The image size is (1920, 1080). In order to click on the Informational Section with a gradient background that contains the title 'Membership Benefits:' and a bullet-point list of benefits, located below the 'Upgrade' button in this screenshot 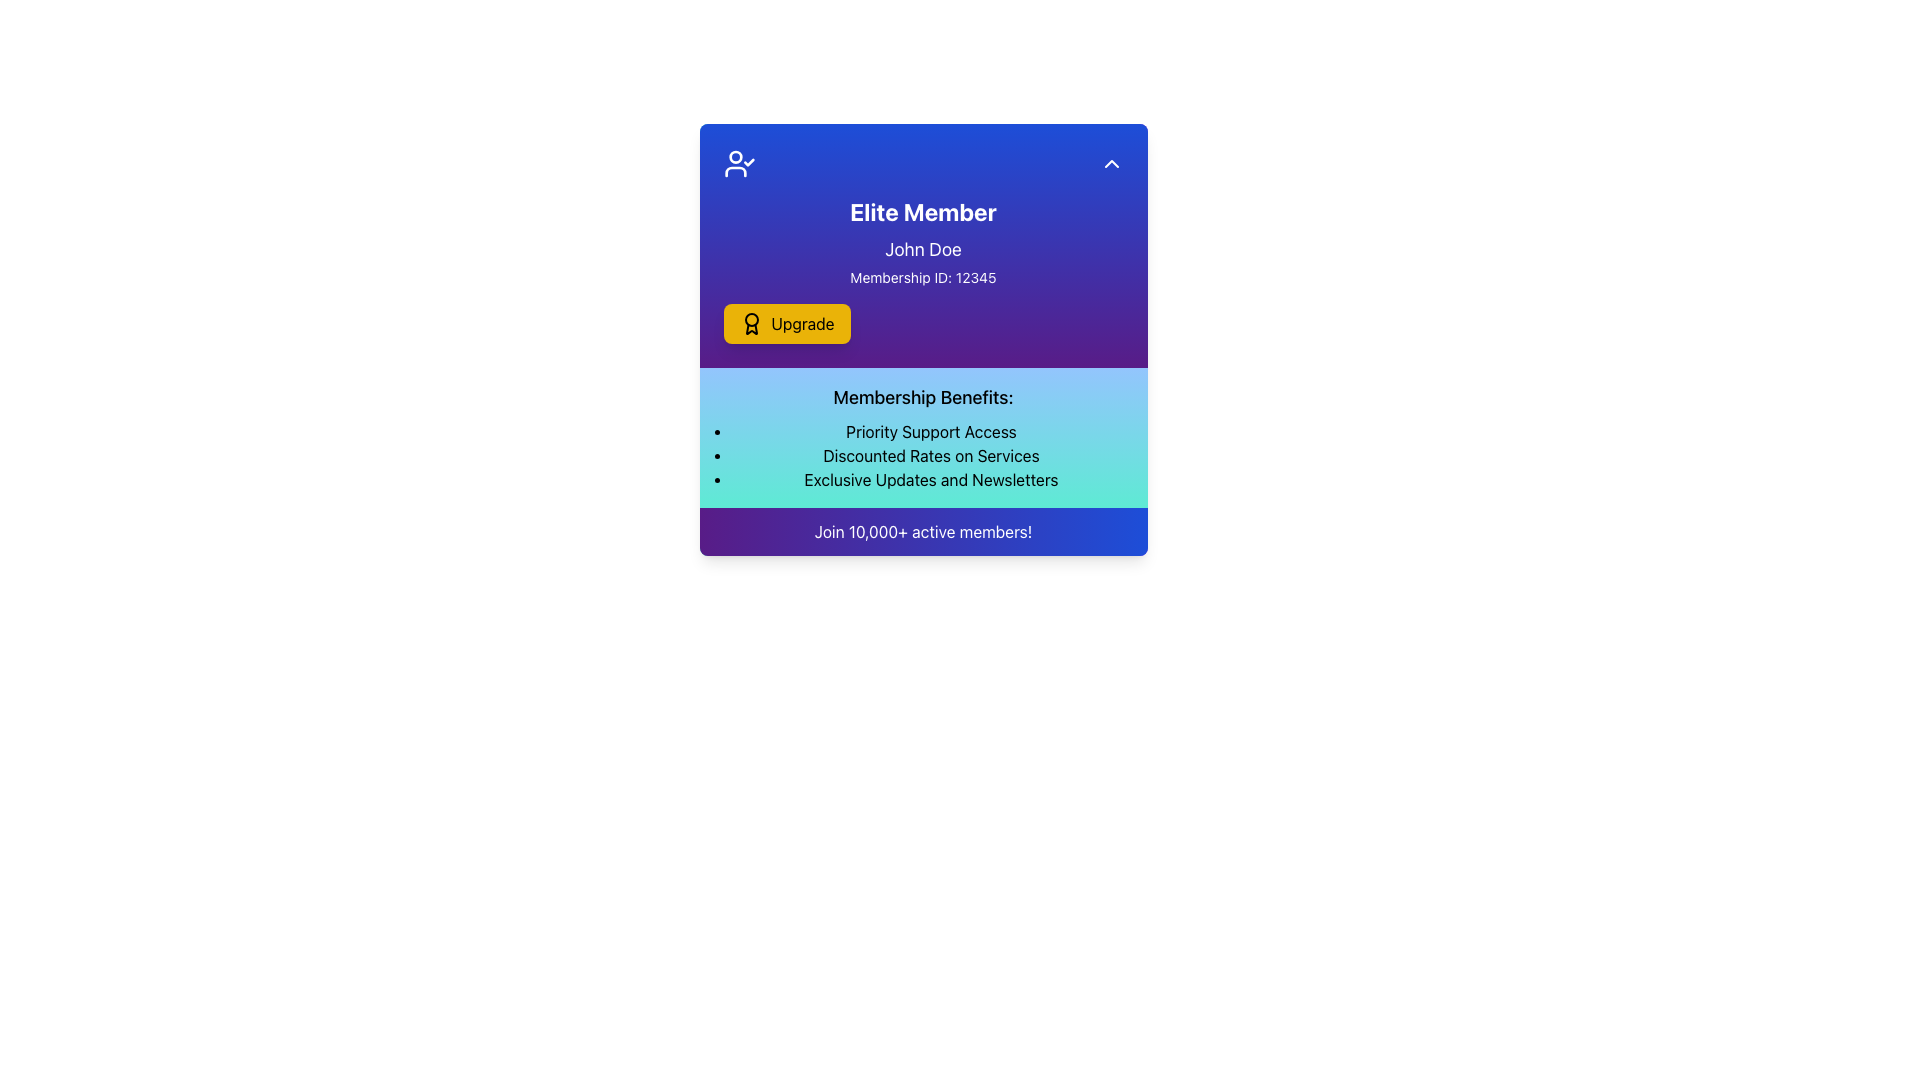, I will do `click(922, 437)`.